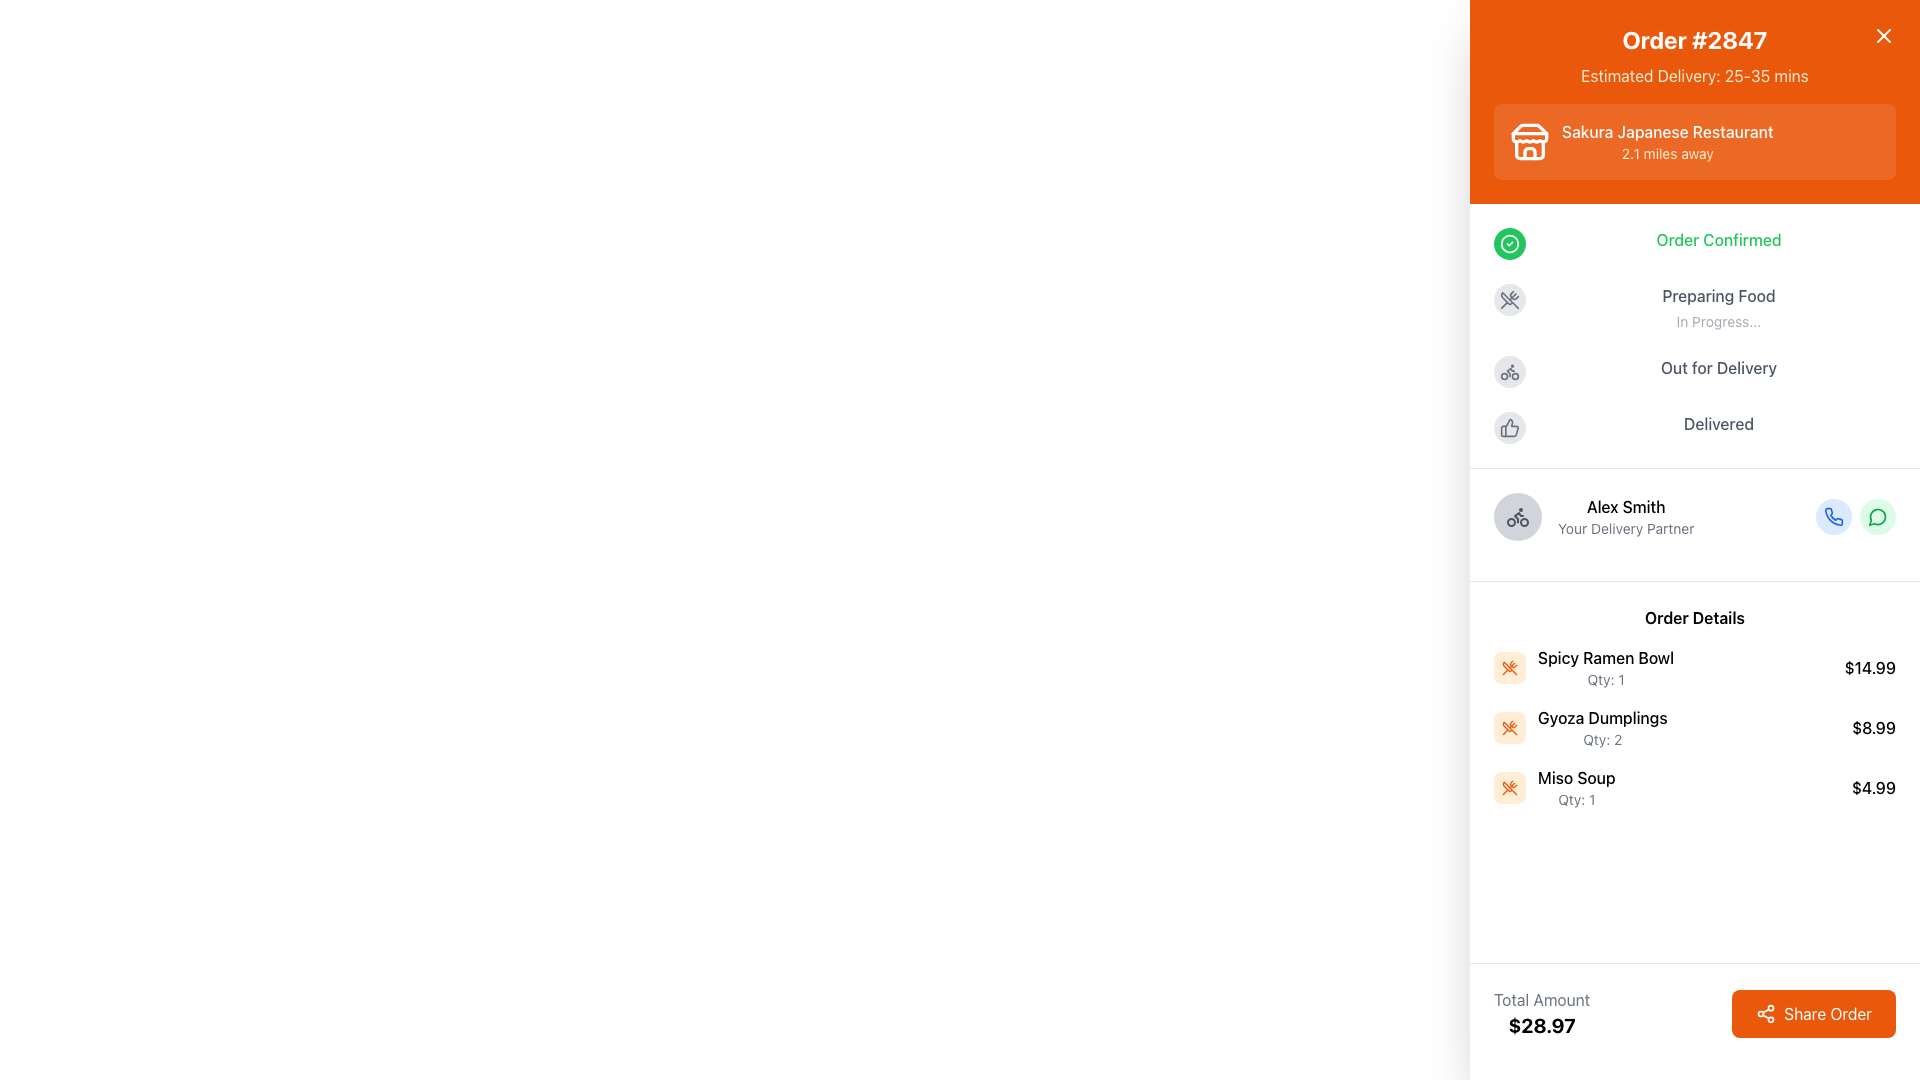 The image size is (1920, 1080). I want to click on information displayed on the Informational Card located in the orange header at the top of the panel, which provides details about the restaurant associated with the order, so click(1693, 141).